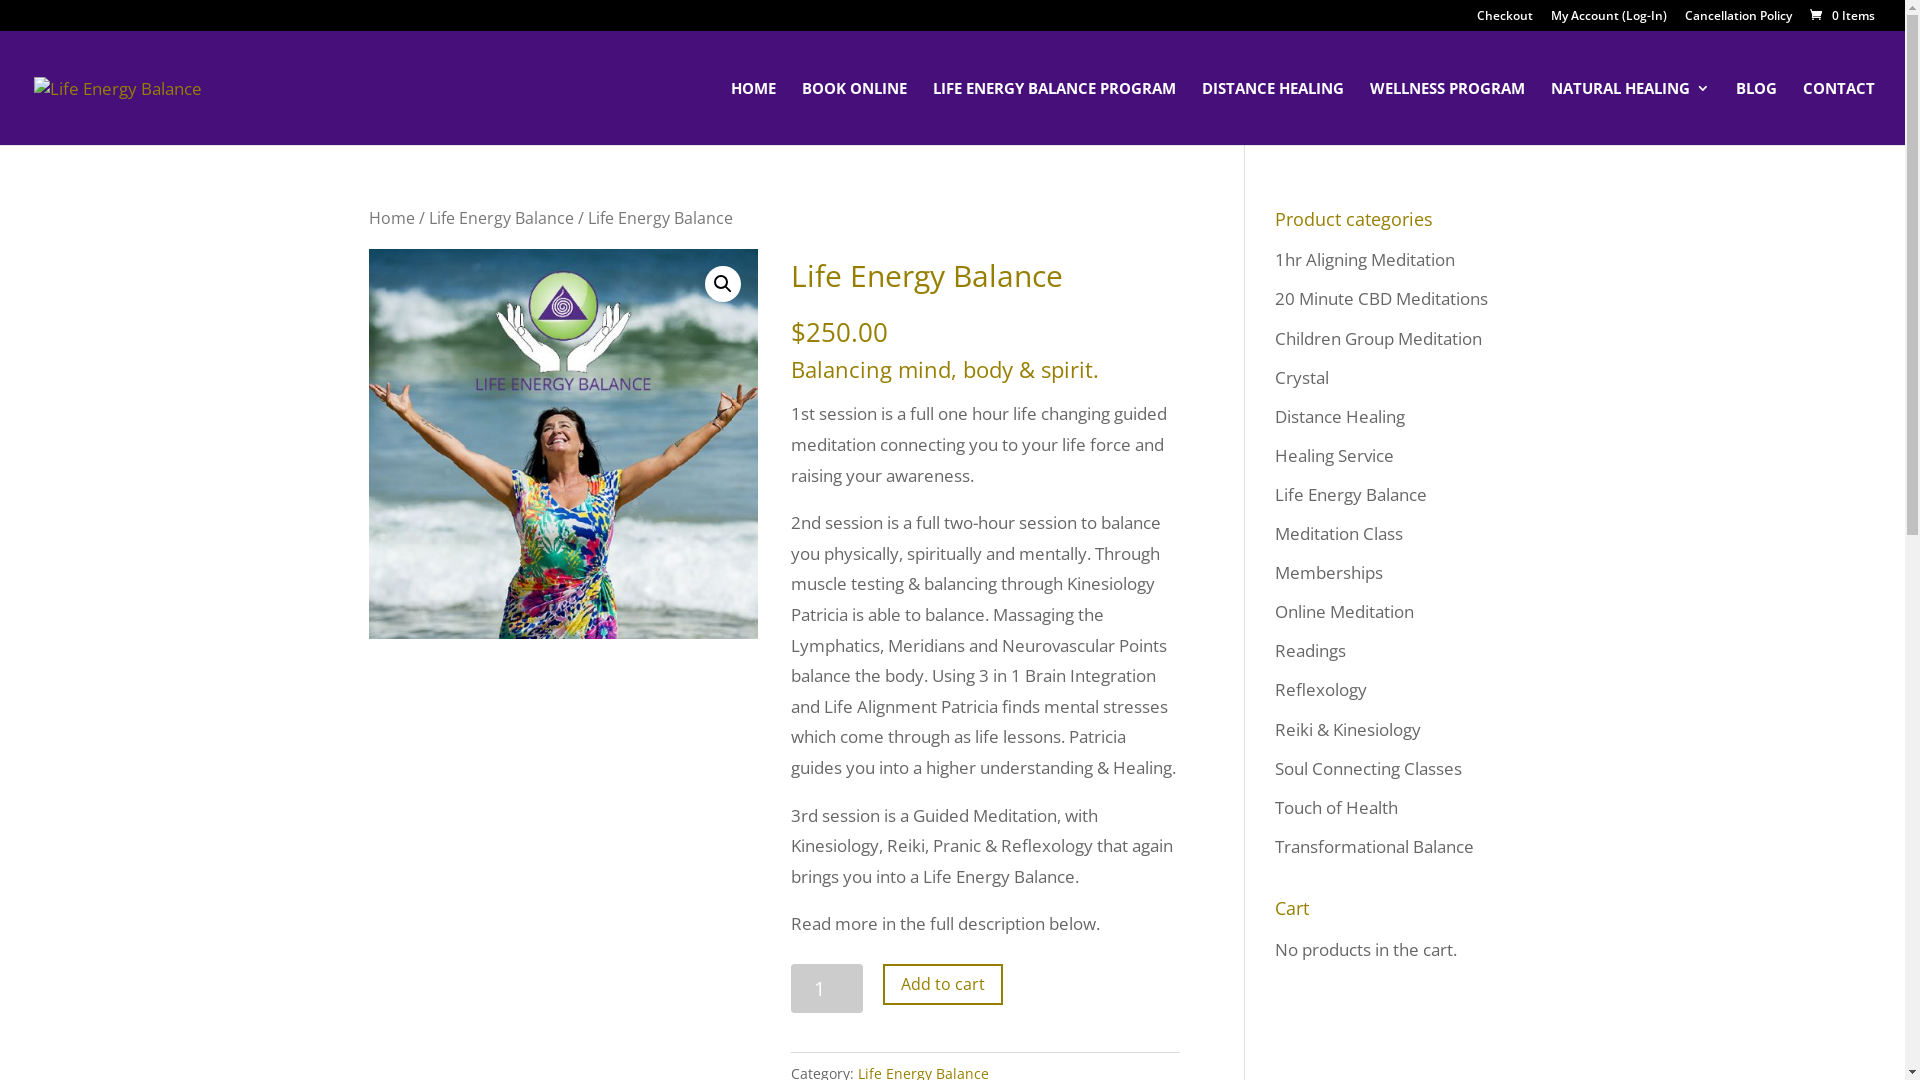  I want to click on 'Distance Healing', so click(1272, 415).